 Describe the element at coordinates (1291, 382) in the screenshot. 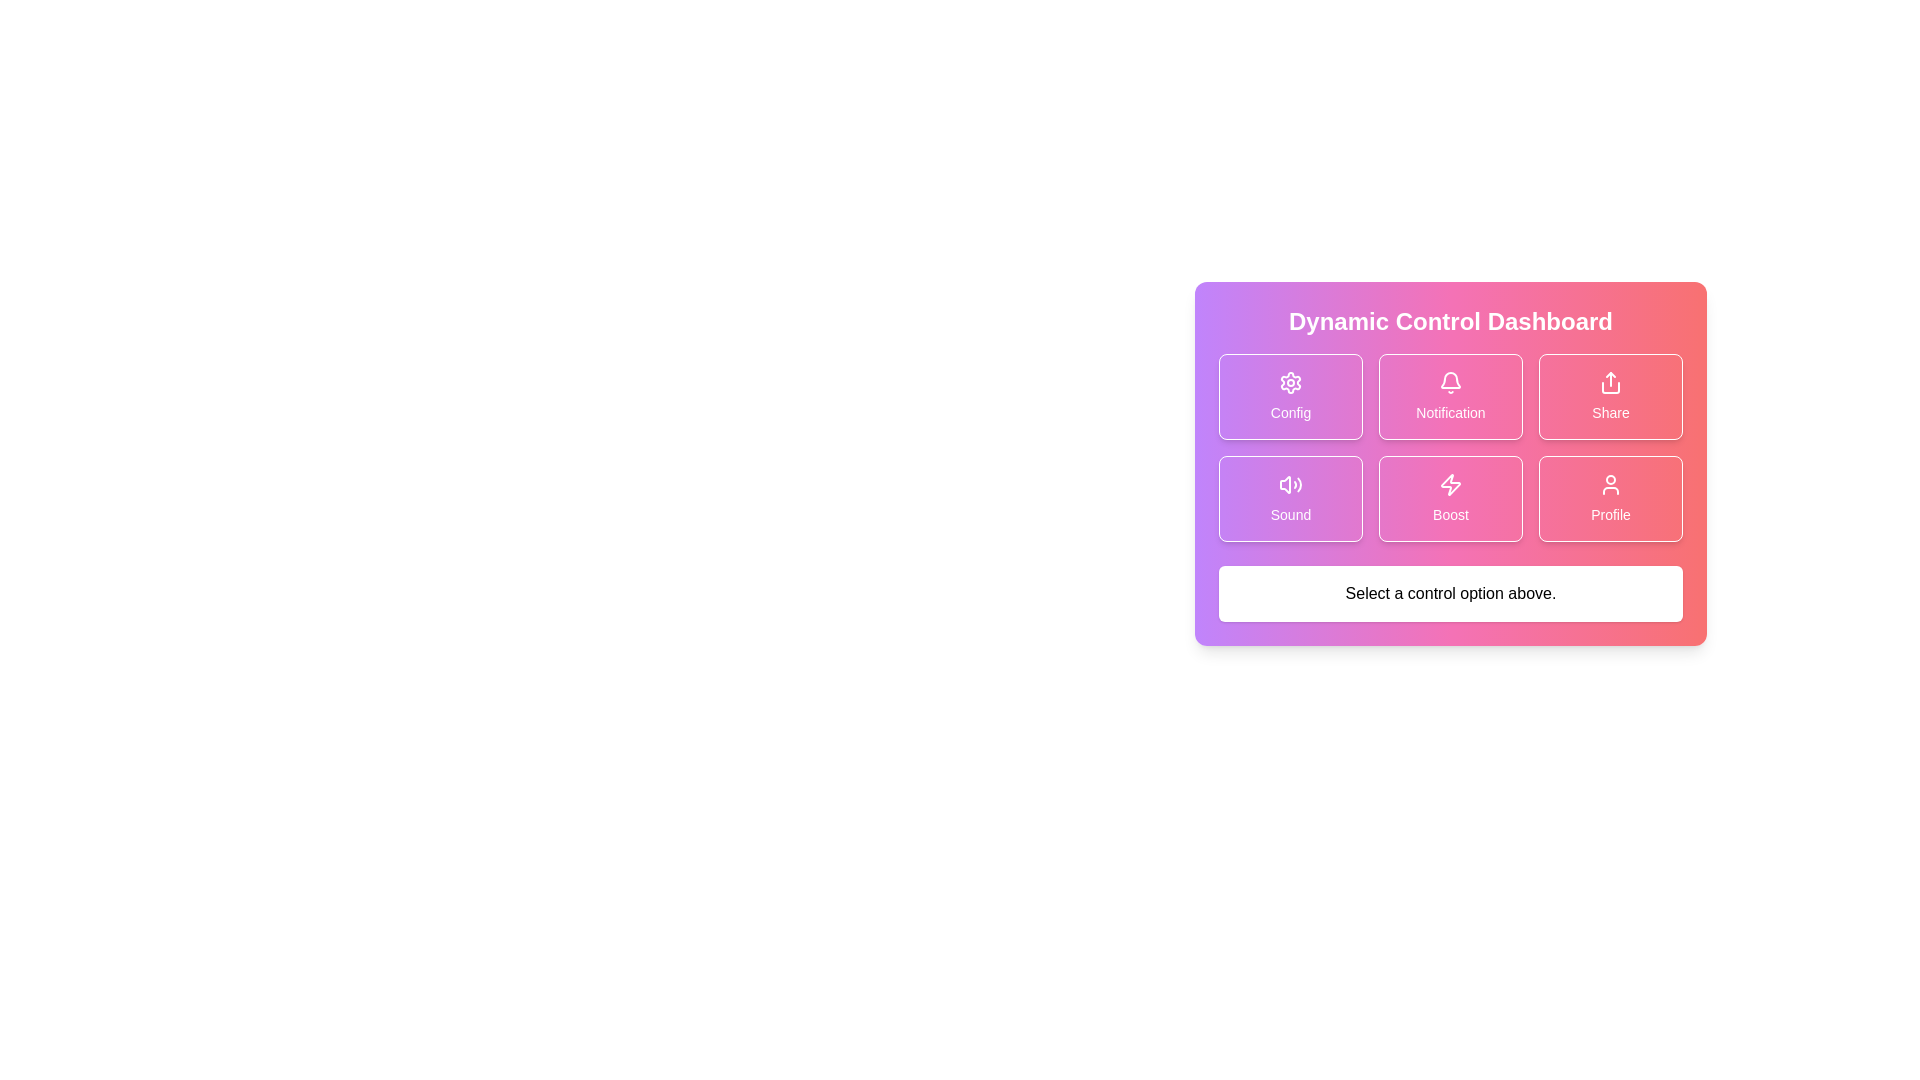

I see `the cogwheel icon within the 'Config' button` at that location.